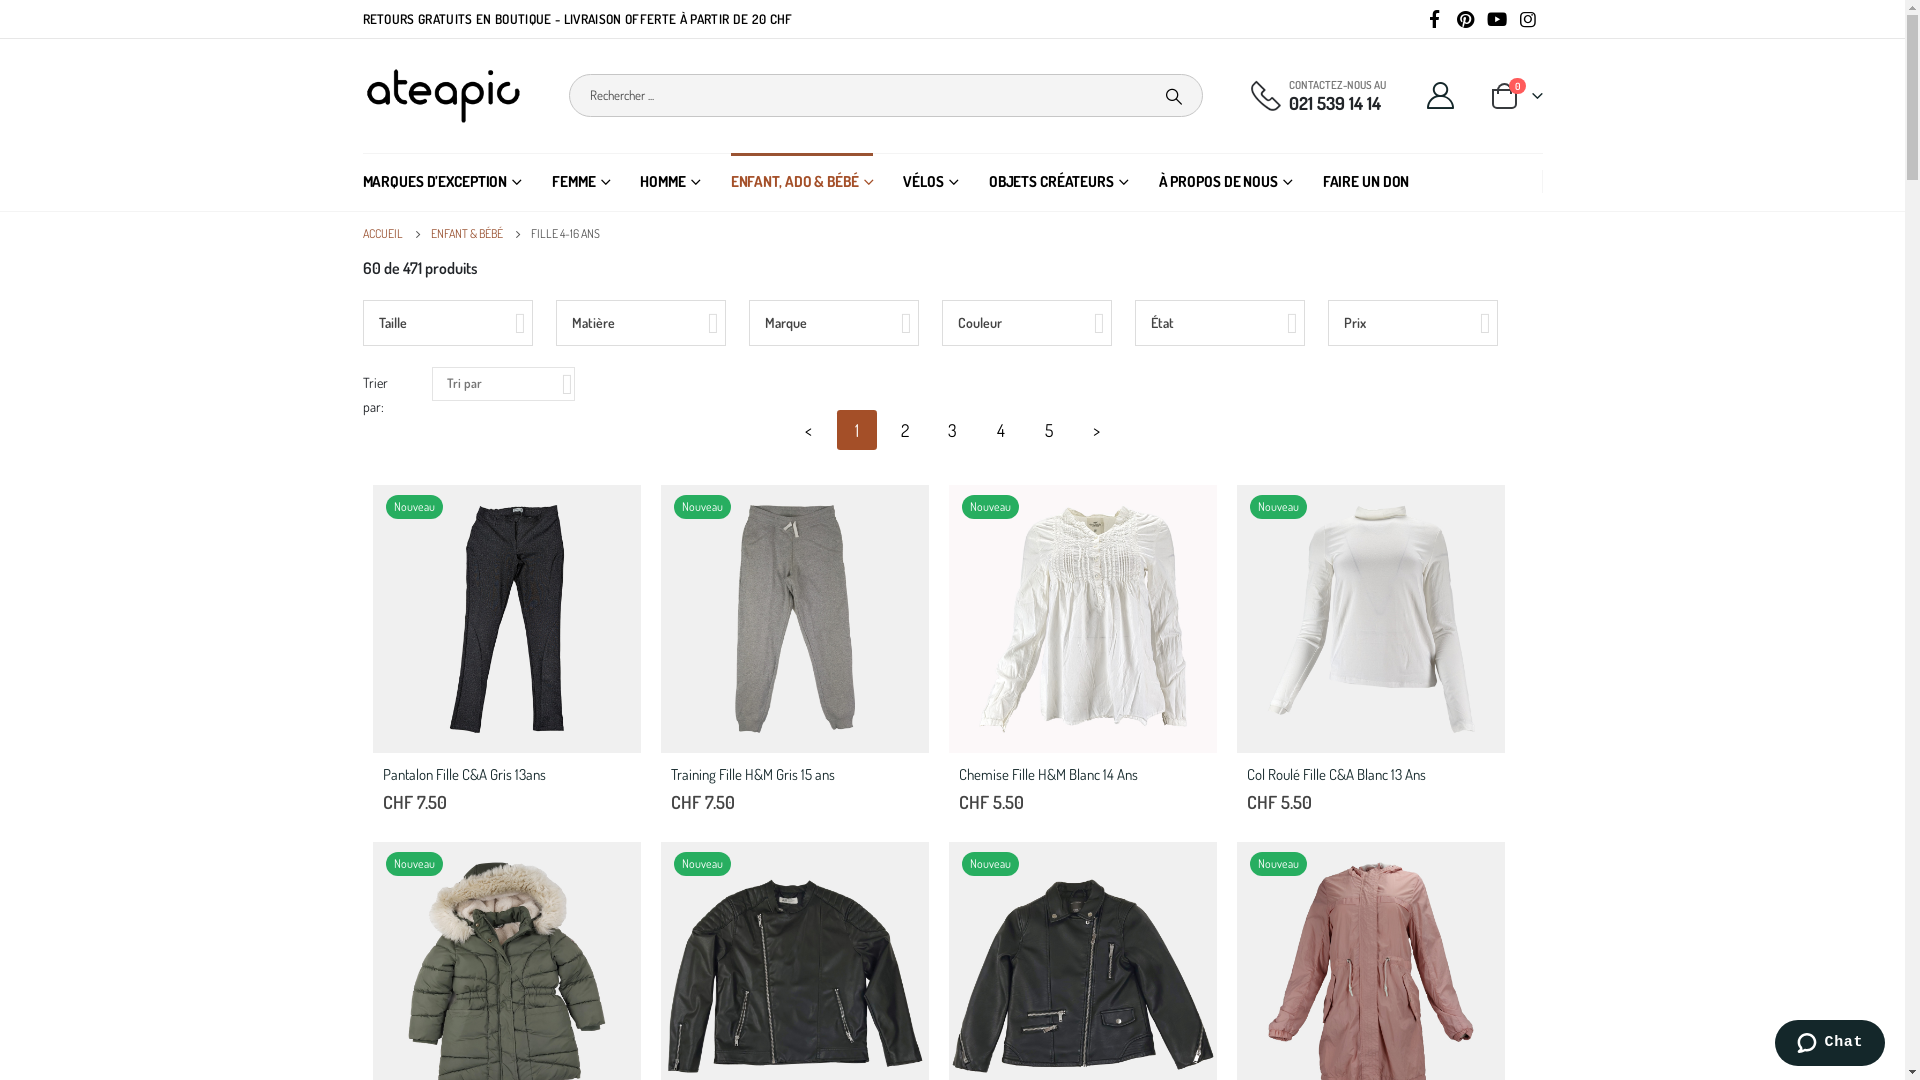 The width and height of the screenshot is (1920, 1080). Describe the element at coordinates (445, 322) in the screenshot. I see `'Taille'` at that location.